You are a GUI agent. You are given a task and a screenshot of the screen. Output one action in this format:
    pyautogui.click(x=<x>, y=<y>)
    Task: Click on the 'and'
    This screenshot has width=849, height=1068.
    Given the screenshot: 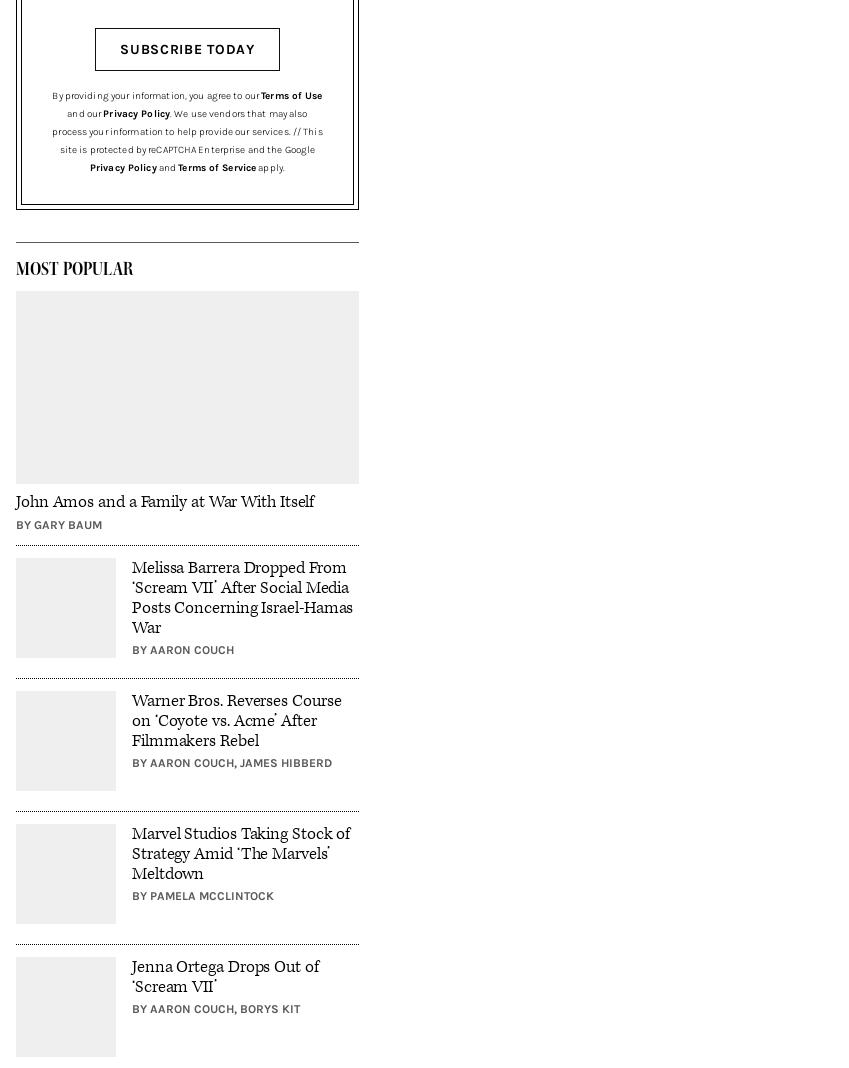 What is the action you would take?
    pyautogui.click(x=166, y=167)
    